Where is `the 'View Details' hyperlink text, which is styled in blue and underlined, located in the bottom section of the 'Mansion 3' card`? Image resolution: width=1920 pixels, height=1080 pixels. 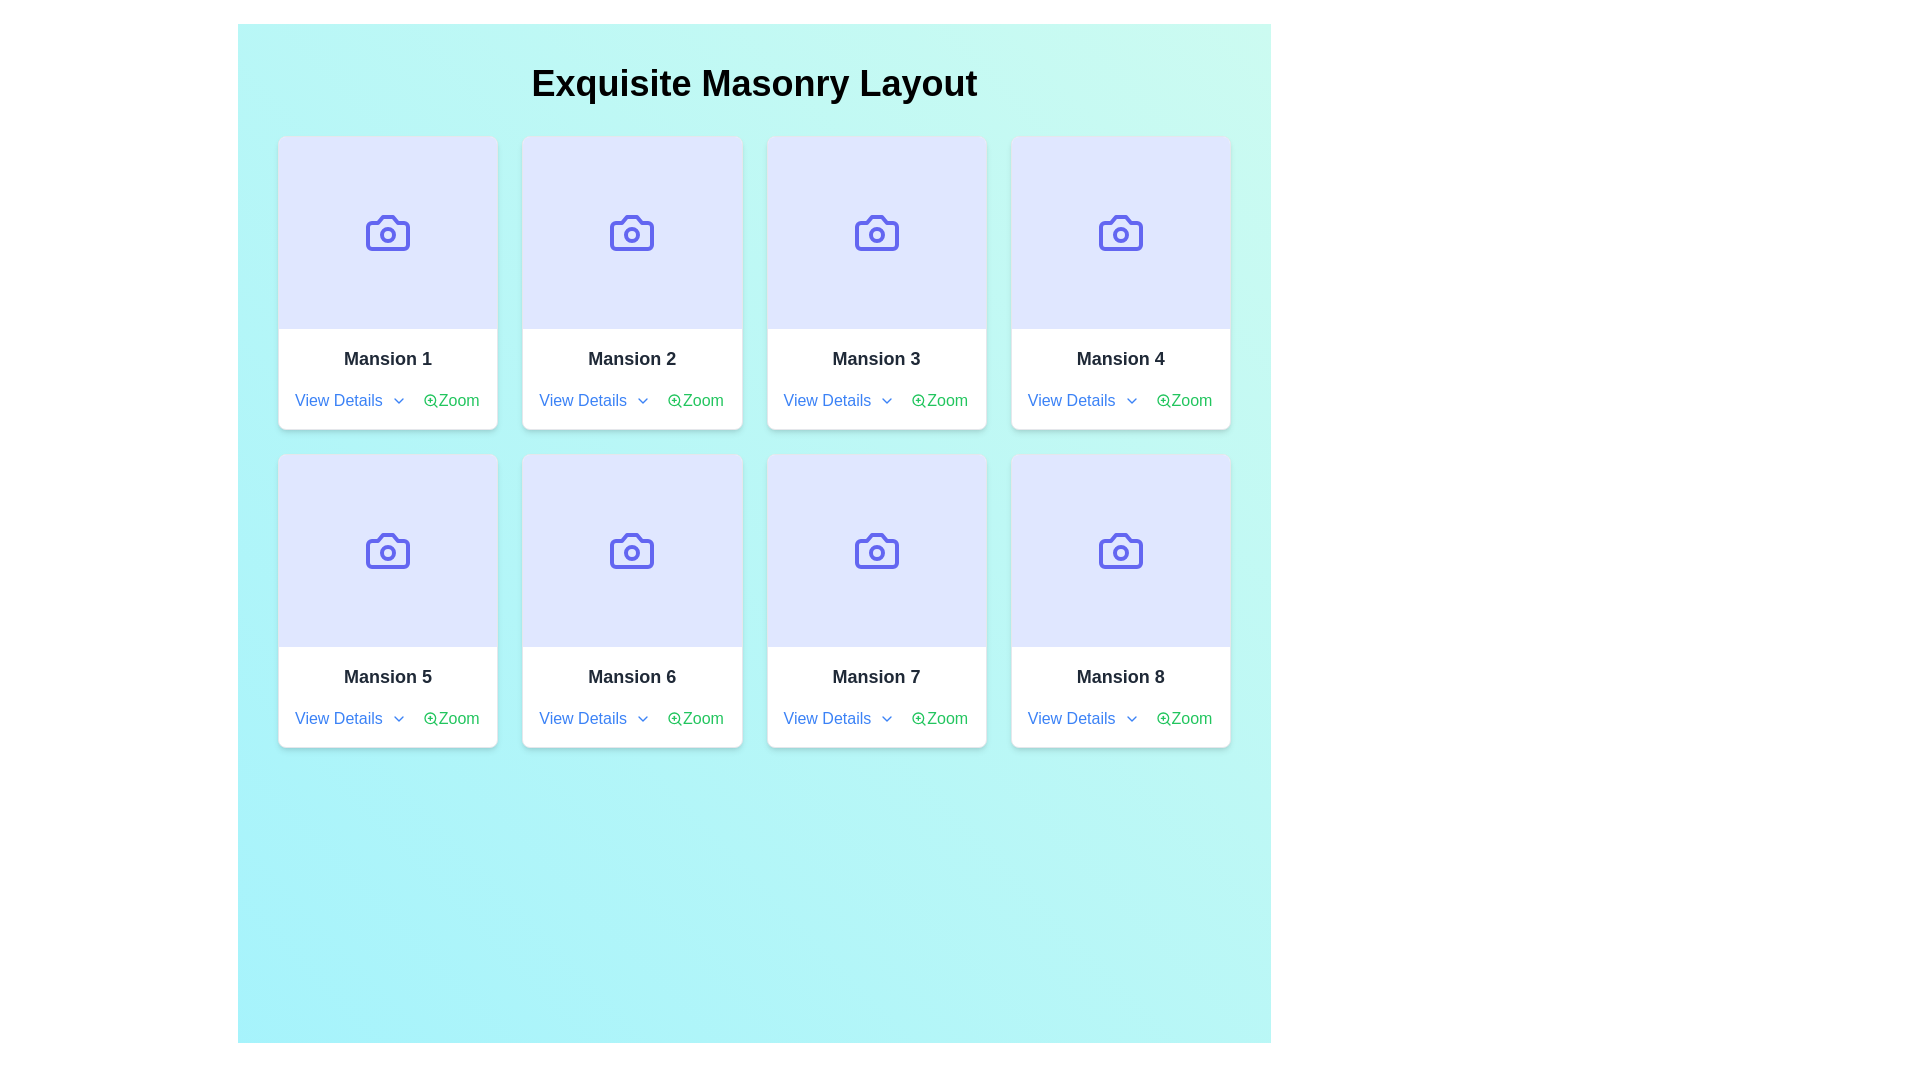
the 'View Details' hyperlink text, which is styled in blue and underlined, located in the bottom section of the 'Mansion 3' card is located at coordinates (839, 401).